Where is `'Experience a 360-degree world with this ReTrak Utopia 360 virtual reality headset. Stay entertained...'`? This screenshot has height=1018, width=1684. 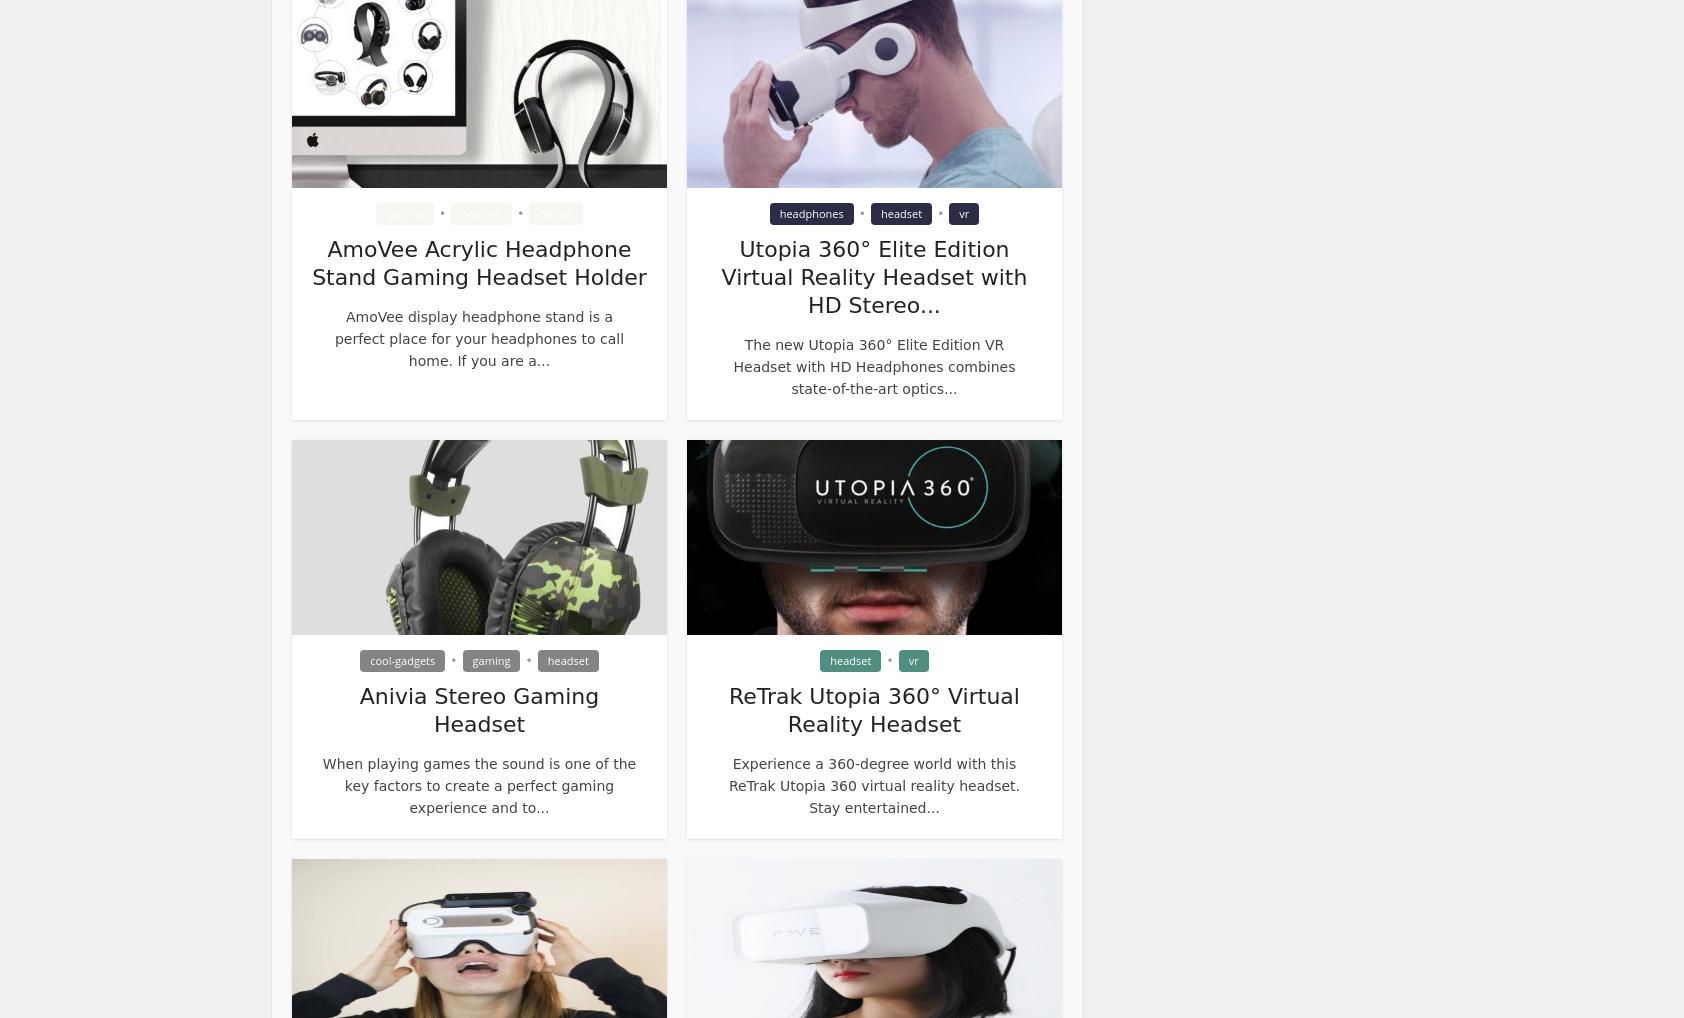 'Experience a 360-degree world with this ReTrak Utopia 360 virtual reality headset. Stay entertained...' is located at coordinates (872, 785).